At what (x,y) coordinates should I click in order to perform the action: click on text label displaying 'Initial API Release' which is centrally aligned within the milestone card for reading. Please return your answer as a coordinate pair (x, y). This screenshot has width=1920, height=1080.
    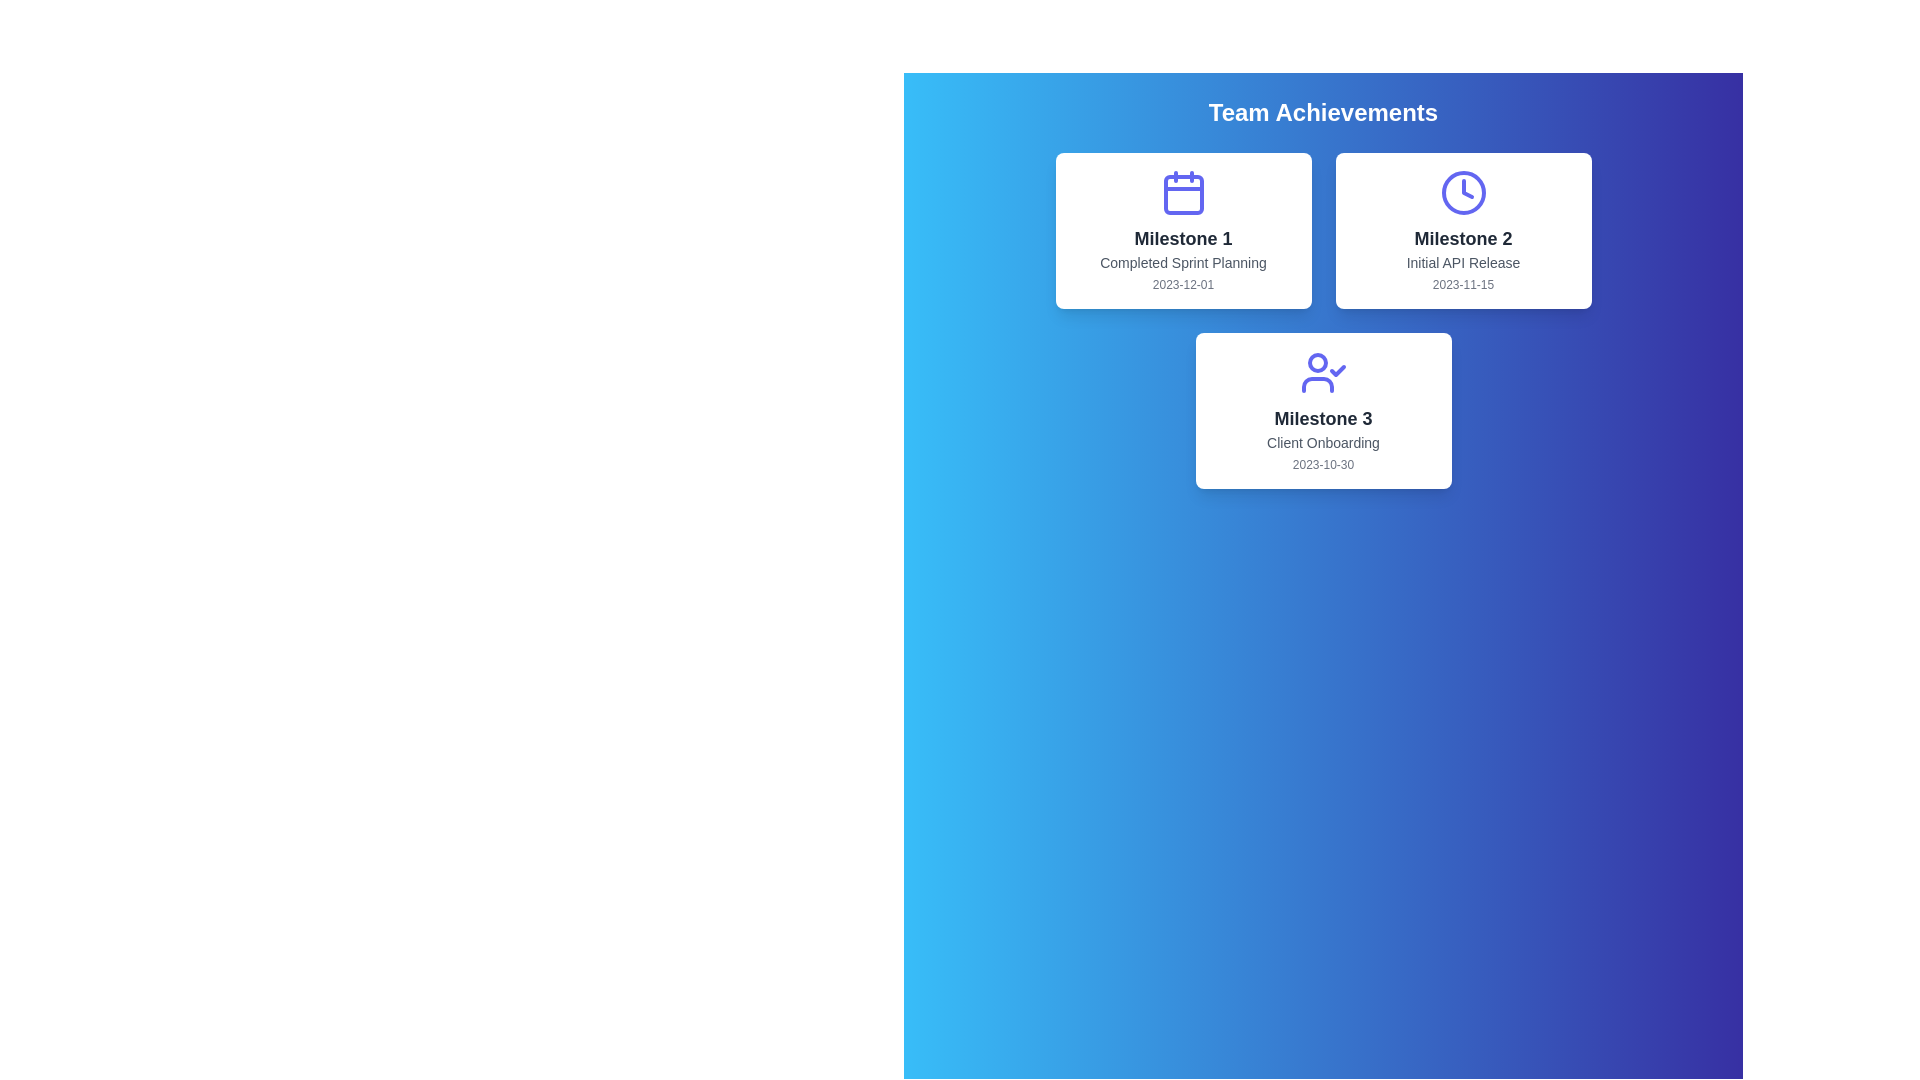
    Looking at the image, I should click on (1463, 261).